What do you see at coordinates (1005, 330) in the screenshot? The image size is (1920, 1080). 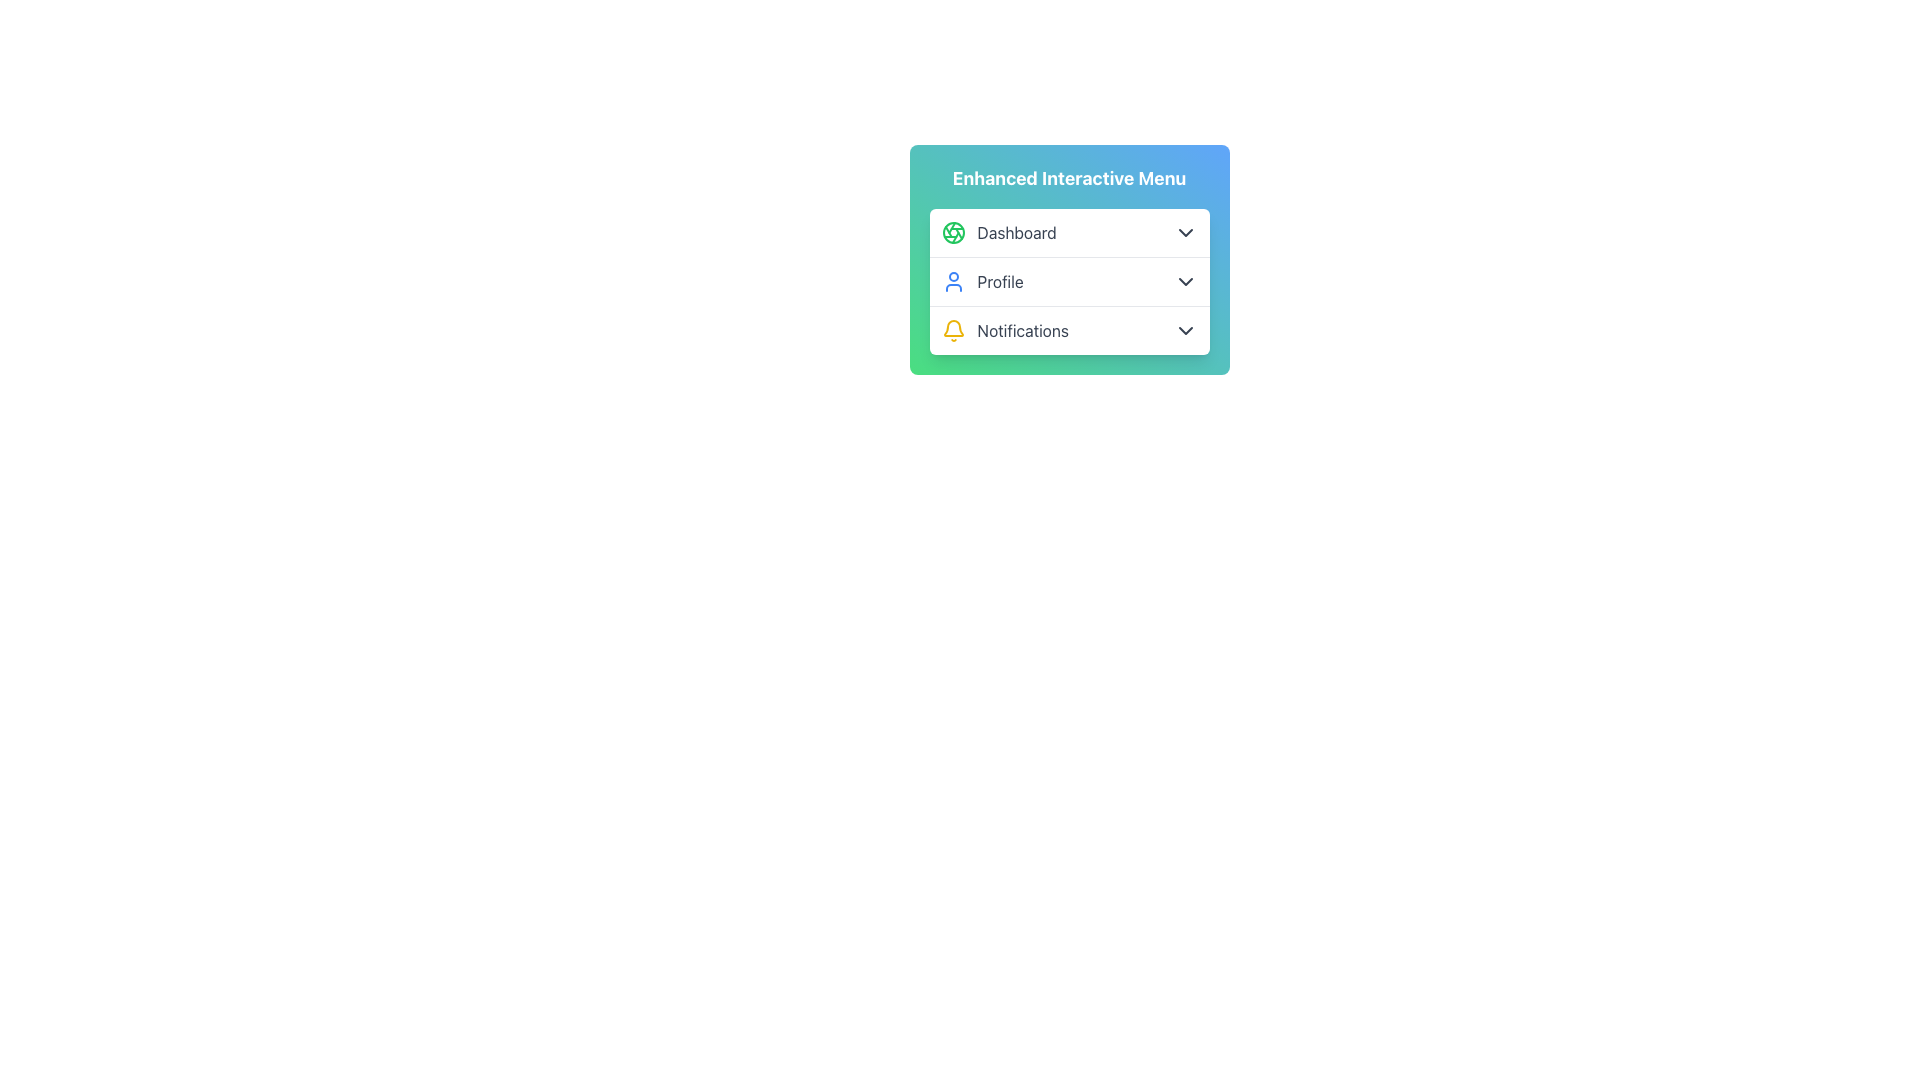 I see `the Notification menu item at the bottom of the list` at bounding box center [1005, 330].